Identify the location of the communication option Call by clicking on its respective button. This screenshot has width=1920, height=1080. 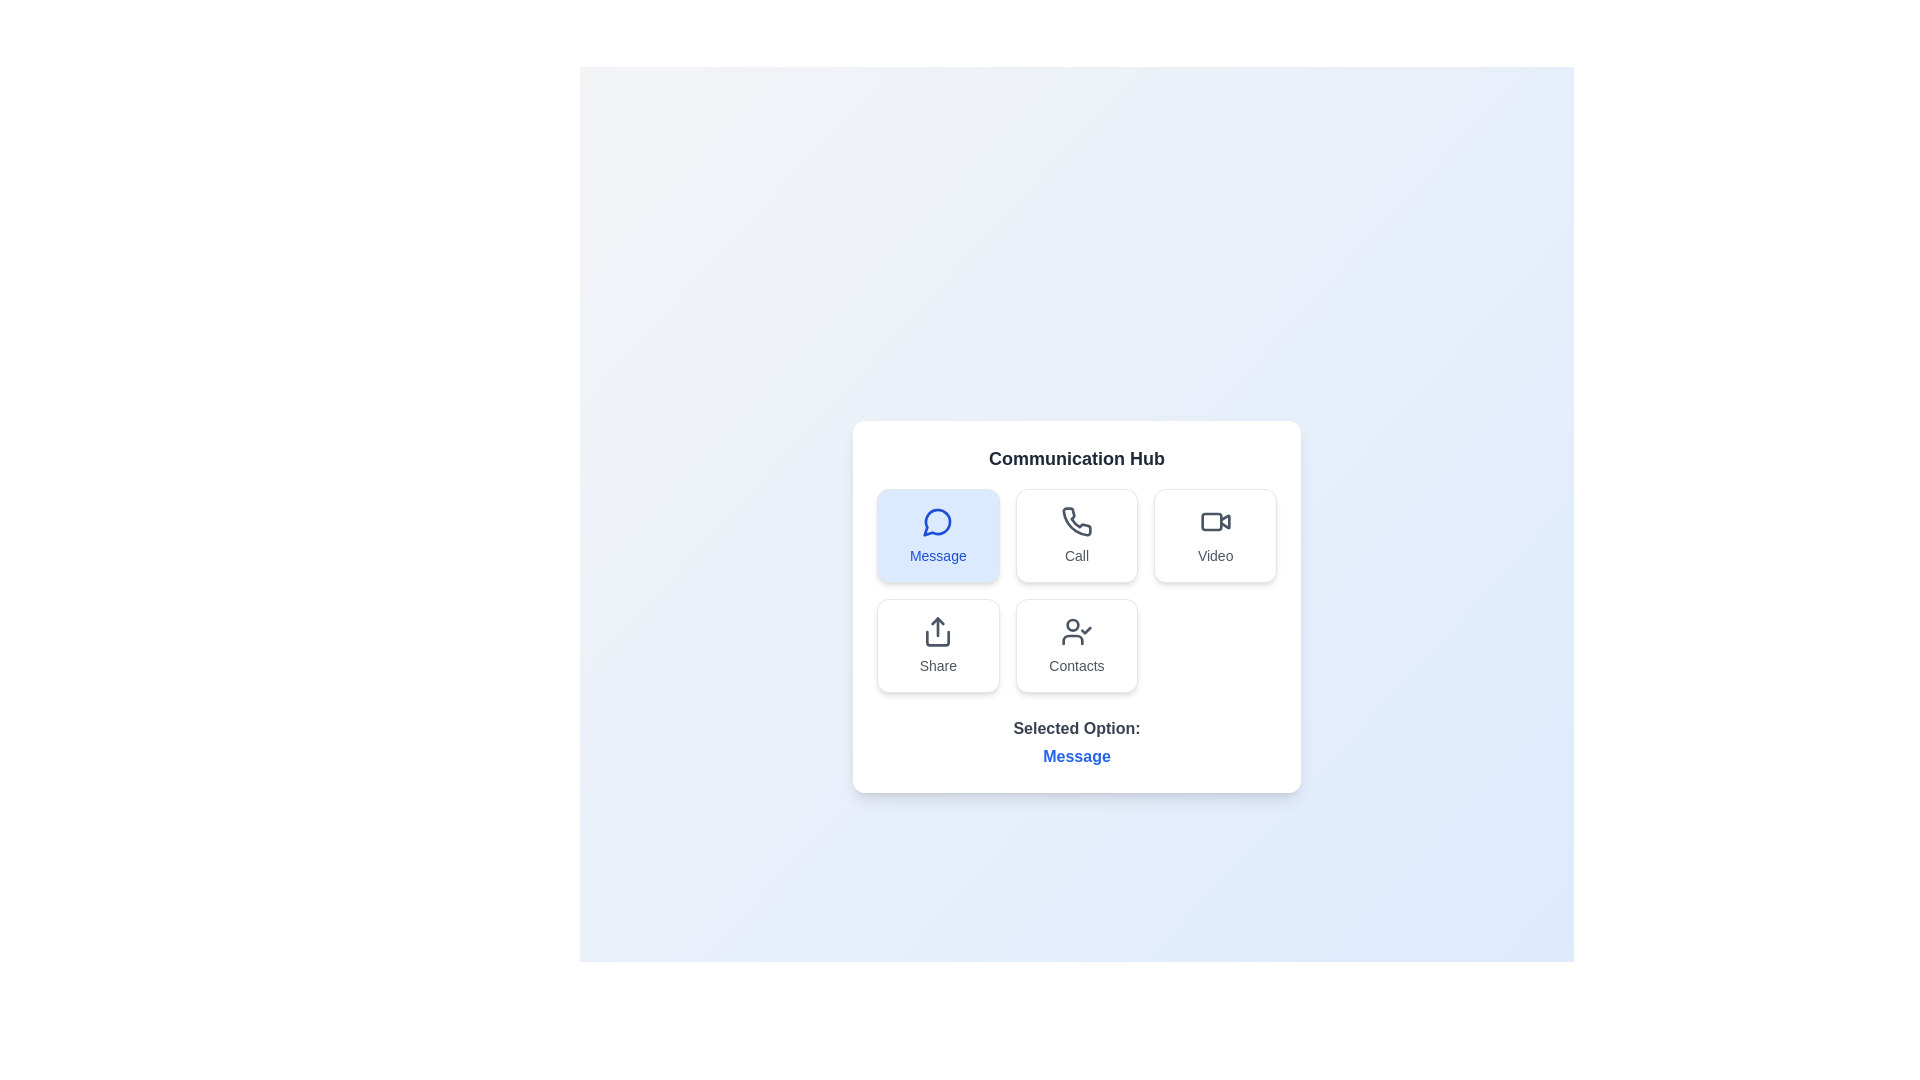
(1075, 535).